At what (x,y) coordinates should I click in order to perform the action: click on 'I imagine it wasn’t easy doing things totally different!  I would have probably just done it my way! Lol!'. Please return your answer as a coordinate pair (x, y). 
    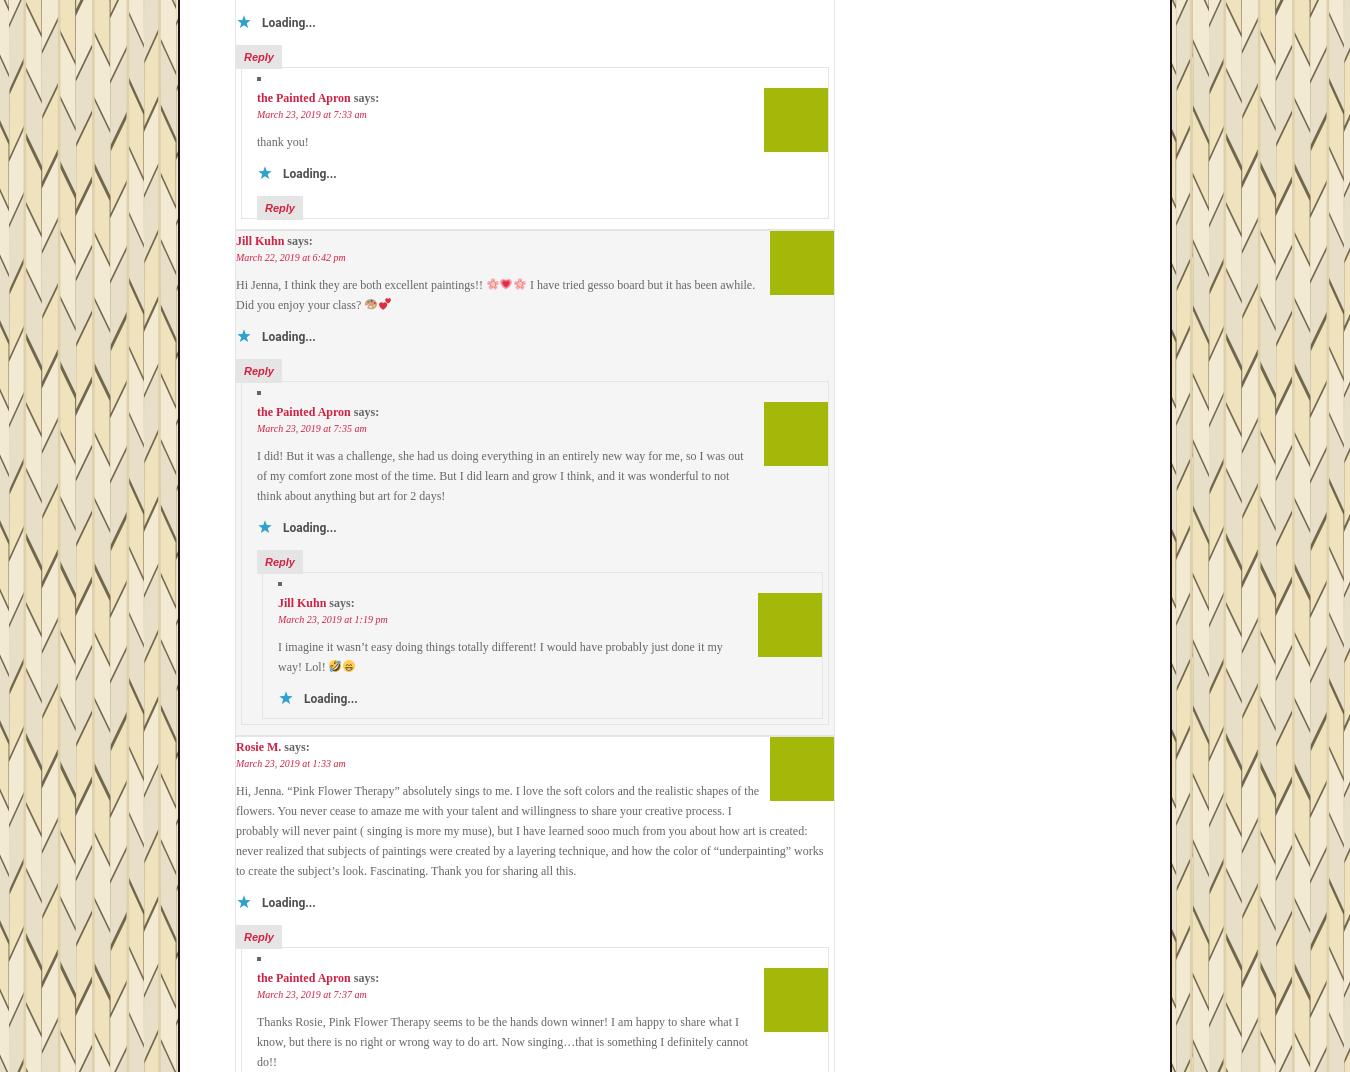
    Looking at the image, I should click on (499, 657).